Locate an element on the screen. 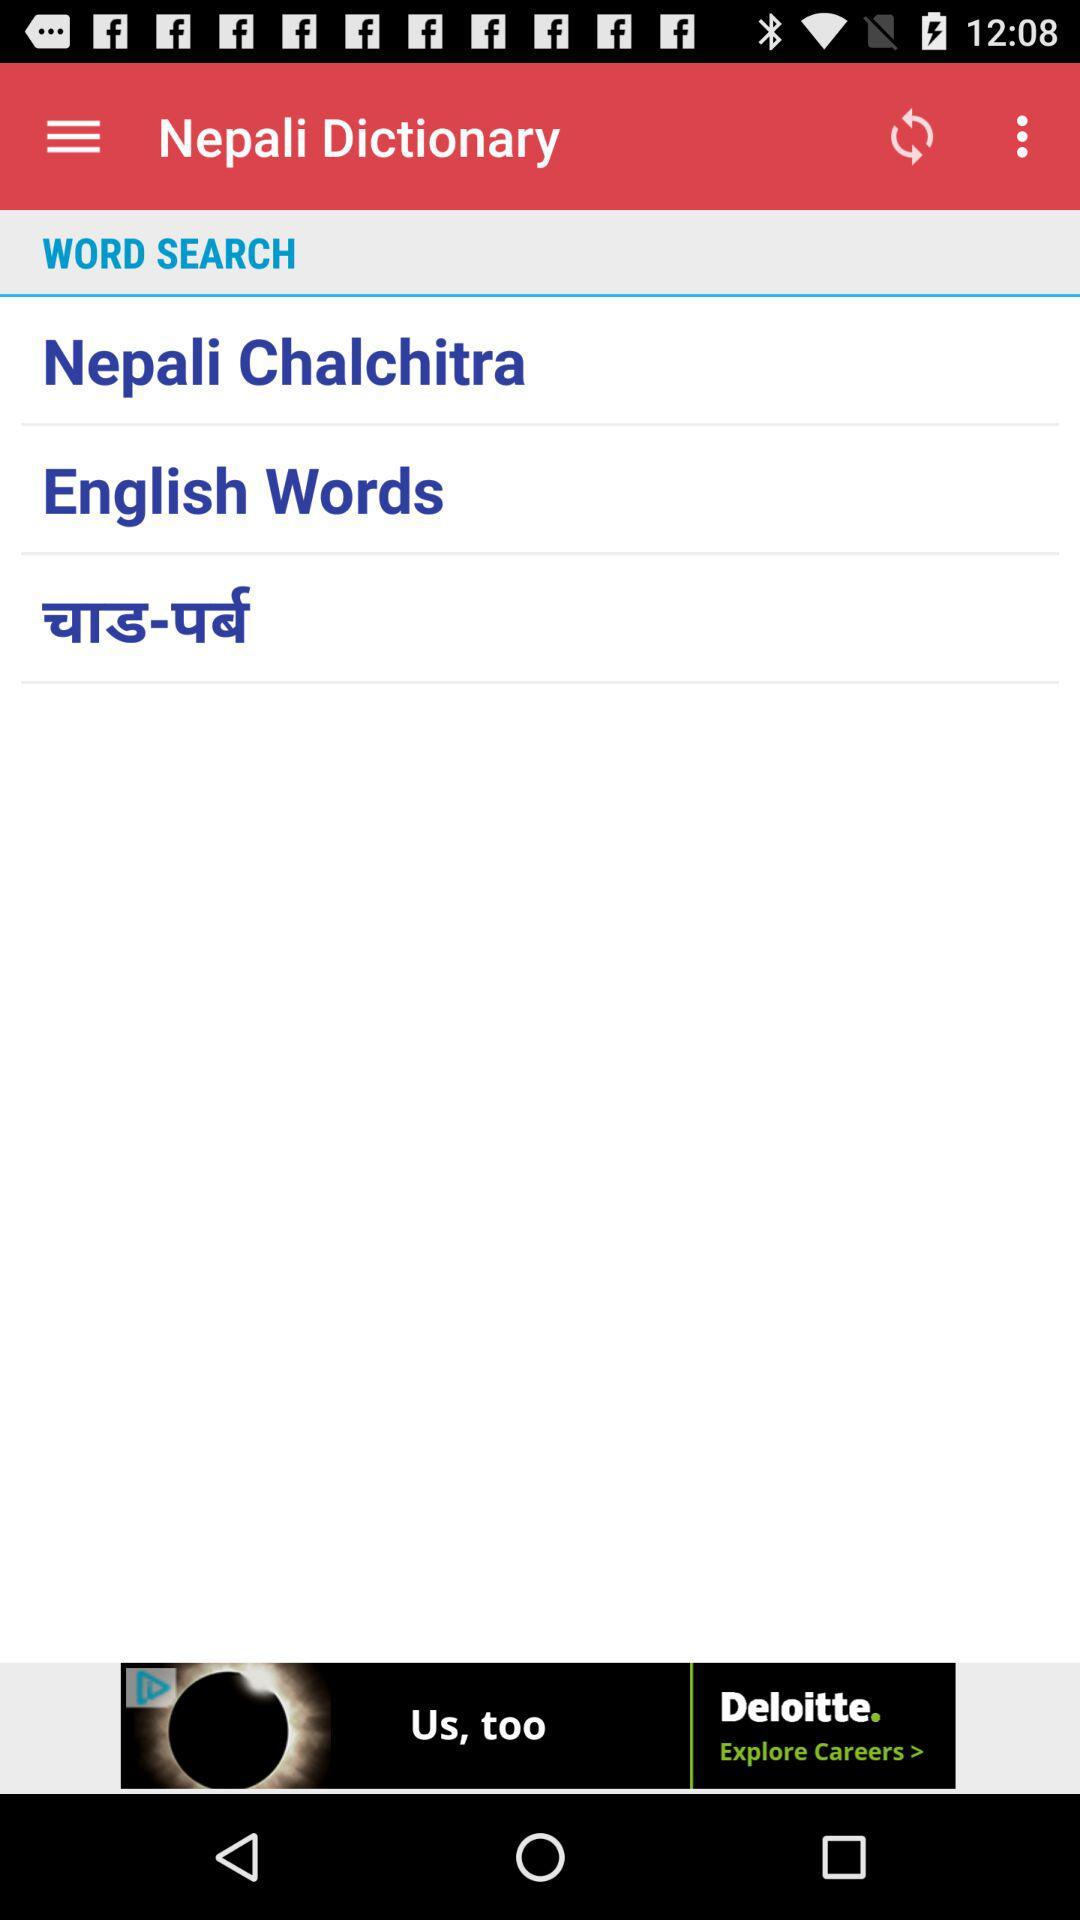 The image size is (1080, 1920). click on advertisement is located at coordinates (540, 1727).